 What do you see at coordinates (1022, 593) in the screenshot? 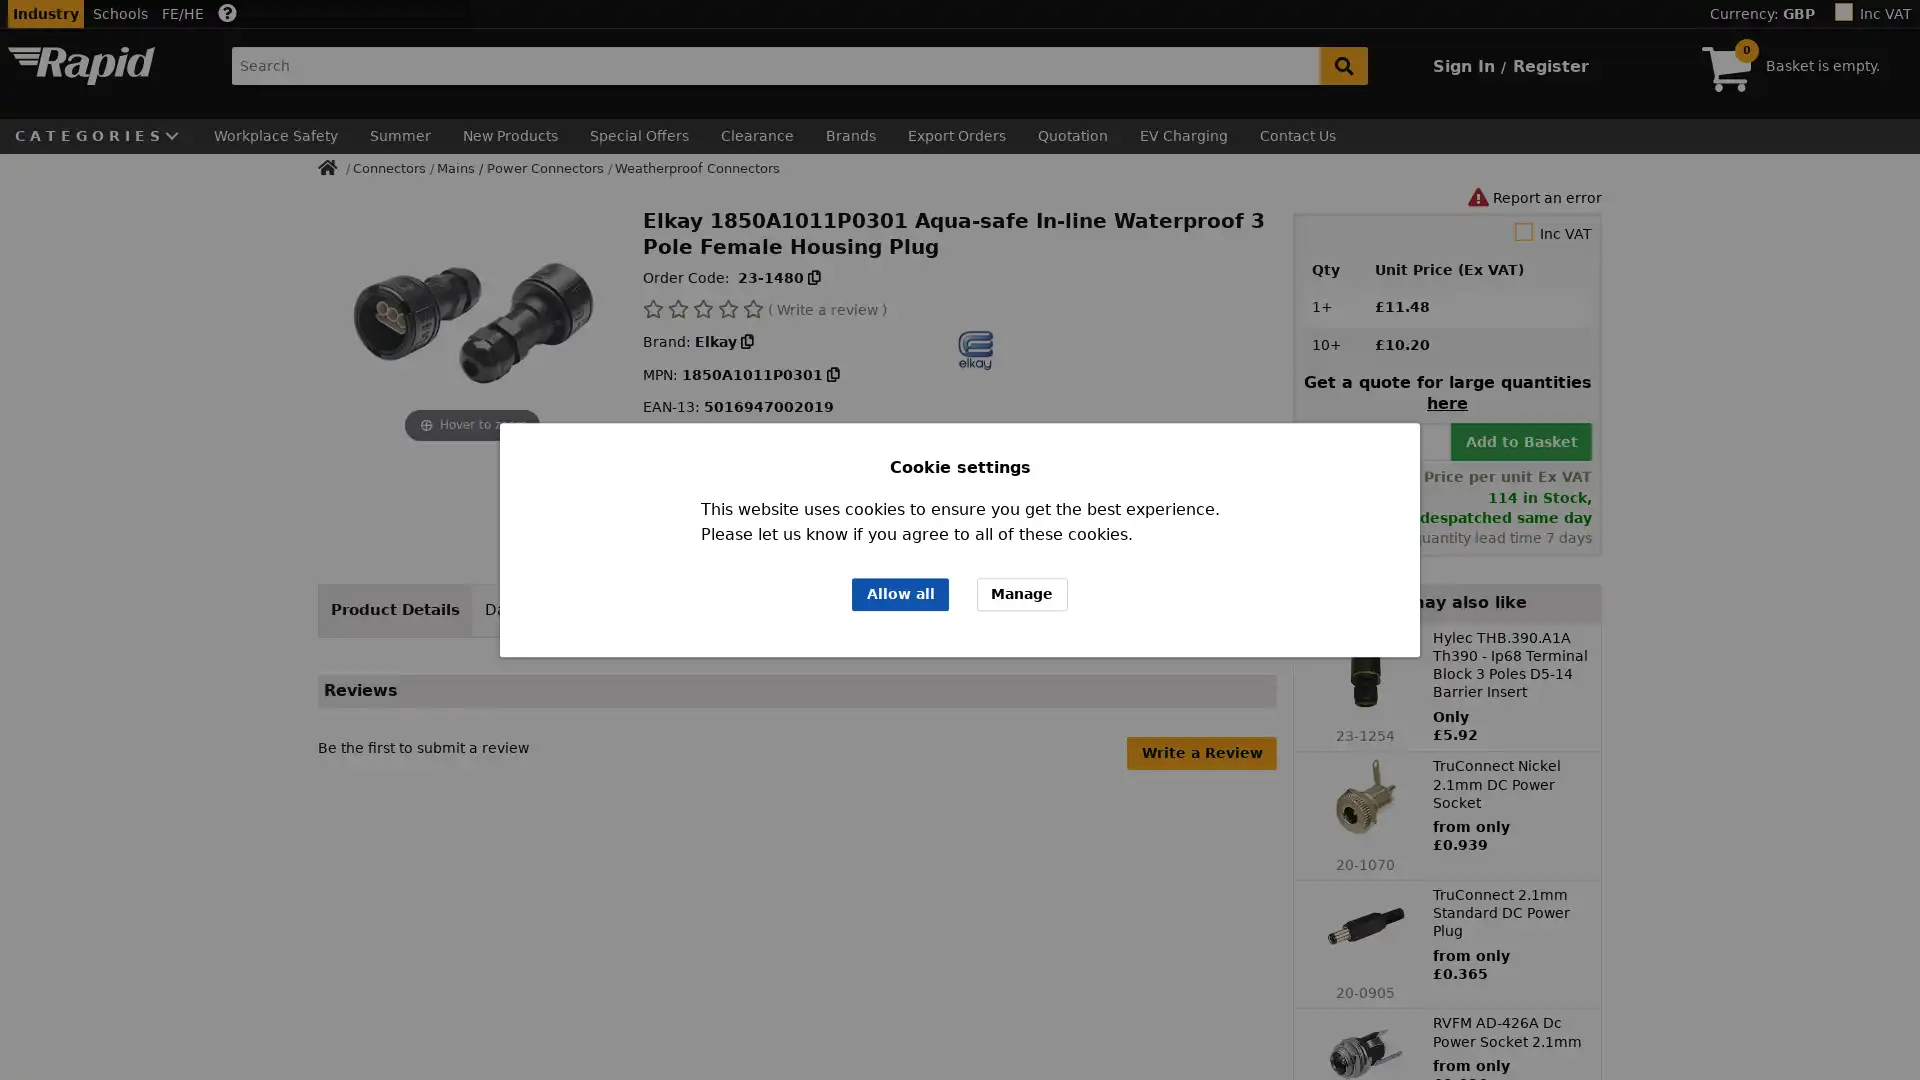
I see `Manage` at bounding box center [1022, 593].